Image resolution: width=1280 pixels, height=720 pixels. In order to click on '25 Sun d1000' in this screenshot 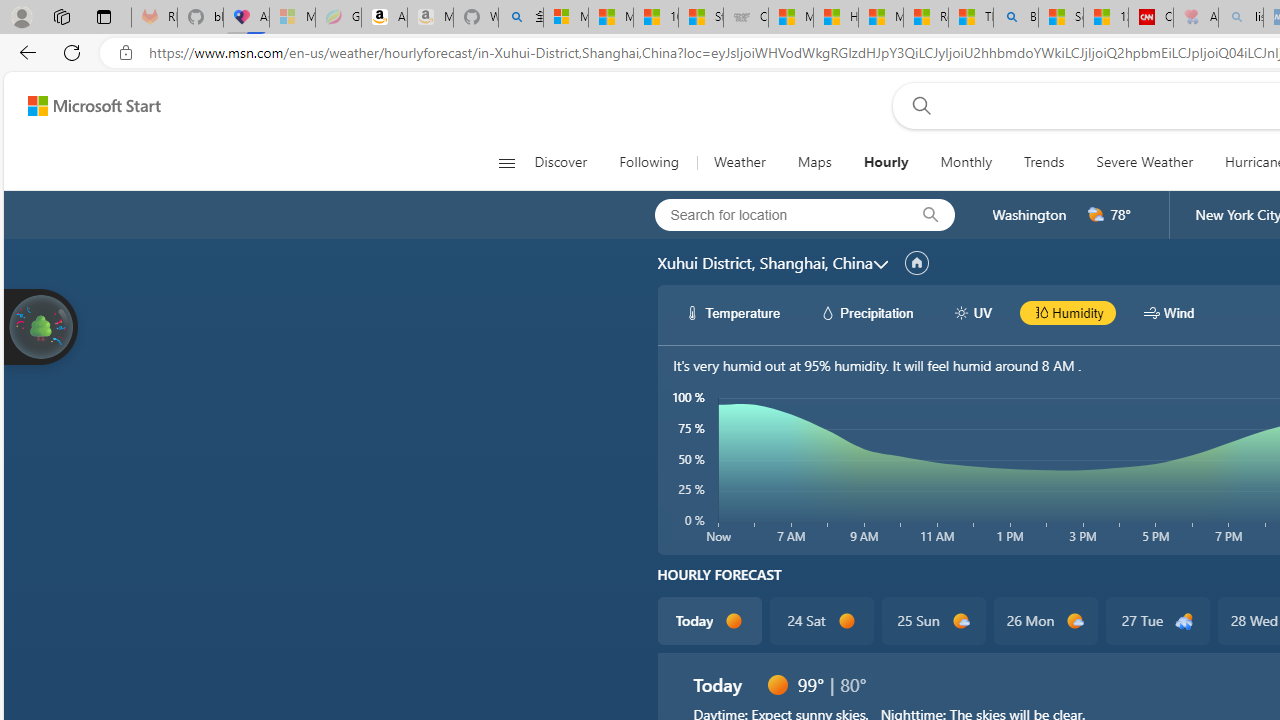, I will do `click(932, 620)`.